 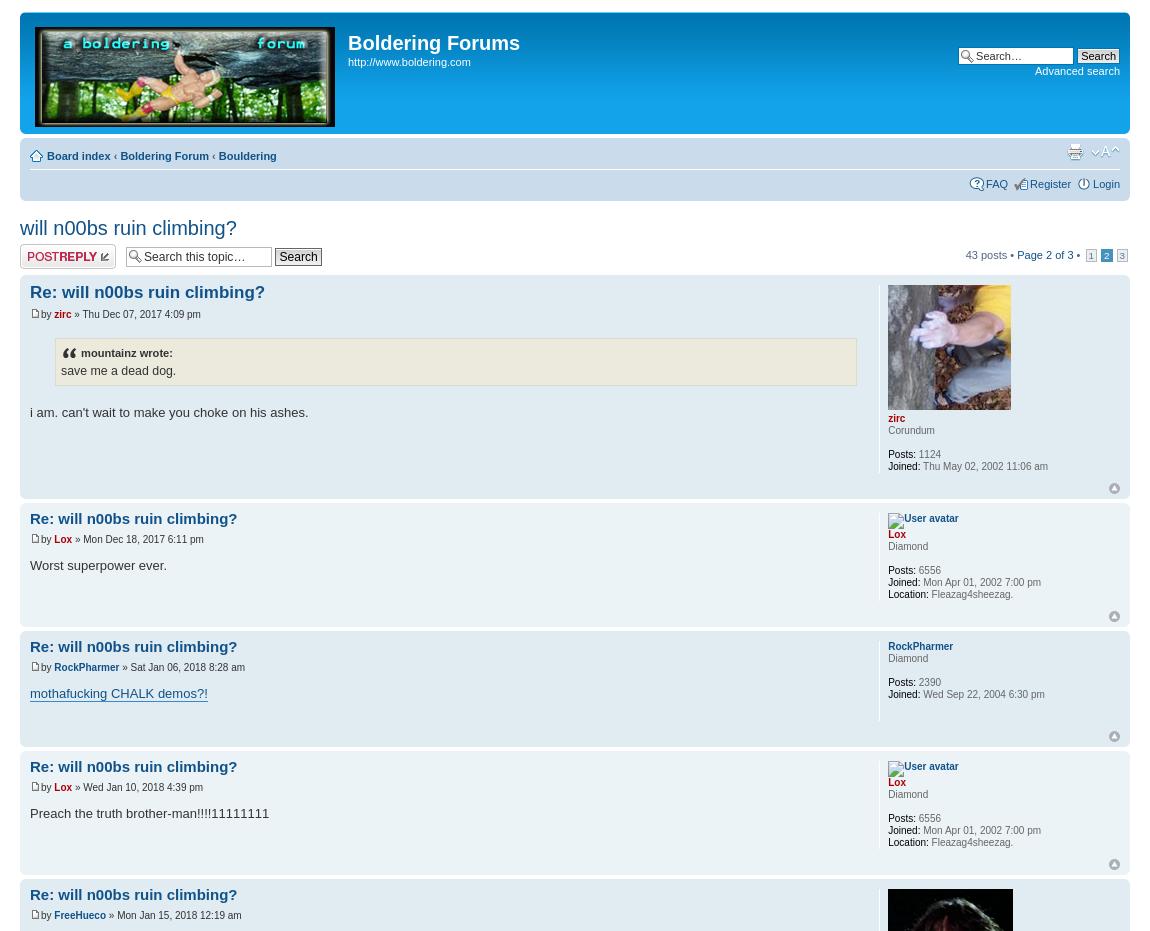 What do you see at coordinates (217, 155) in the screenshot?
I see `'Bouldering'` at bounding box center [217, 155].